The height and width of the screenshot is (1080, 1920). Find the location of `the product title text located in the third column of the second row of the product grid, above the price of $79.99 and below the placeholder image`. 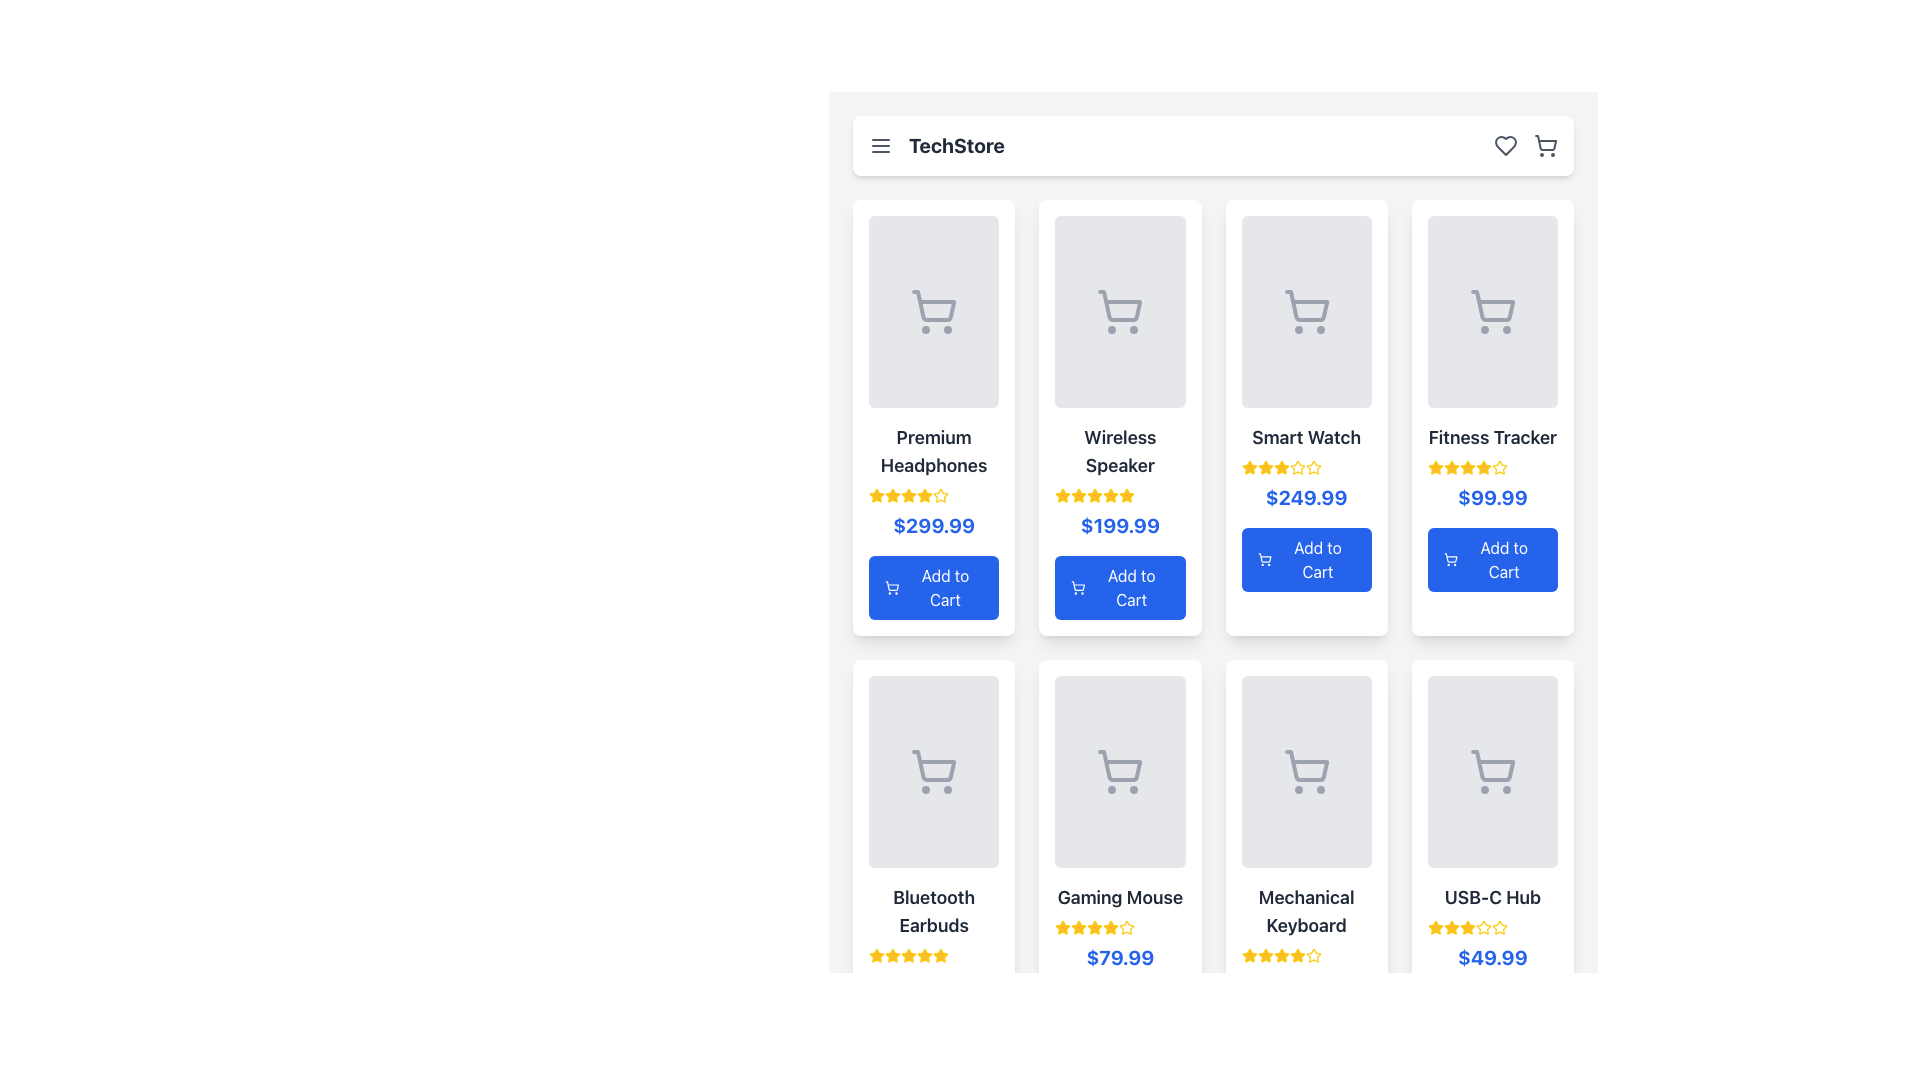

the product title text located in the third column of the second row of the product grid, above the price of $79.99 and below the placeholder image is located at coordinates (1120, 897).